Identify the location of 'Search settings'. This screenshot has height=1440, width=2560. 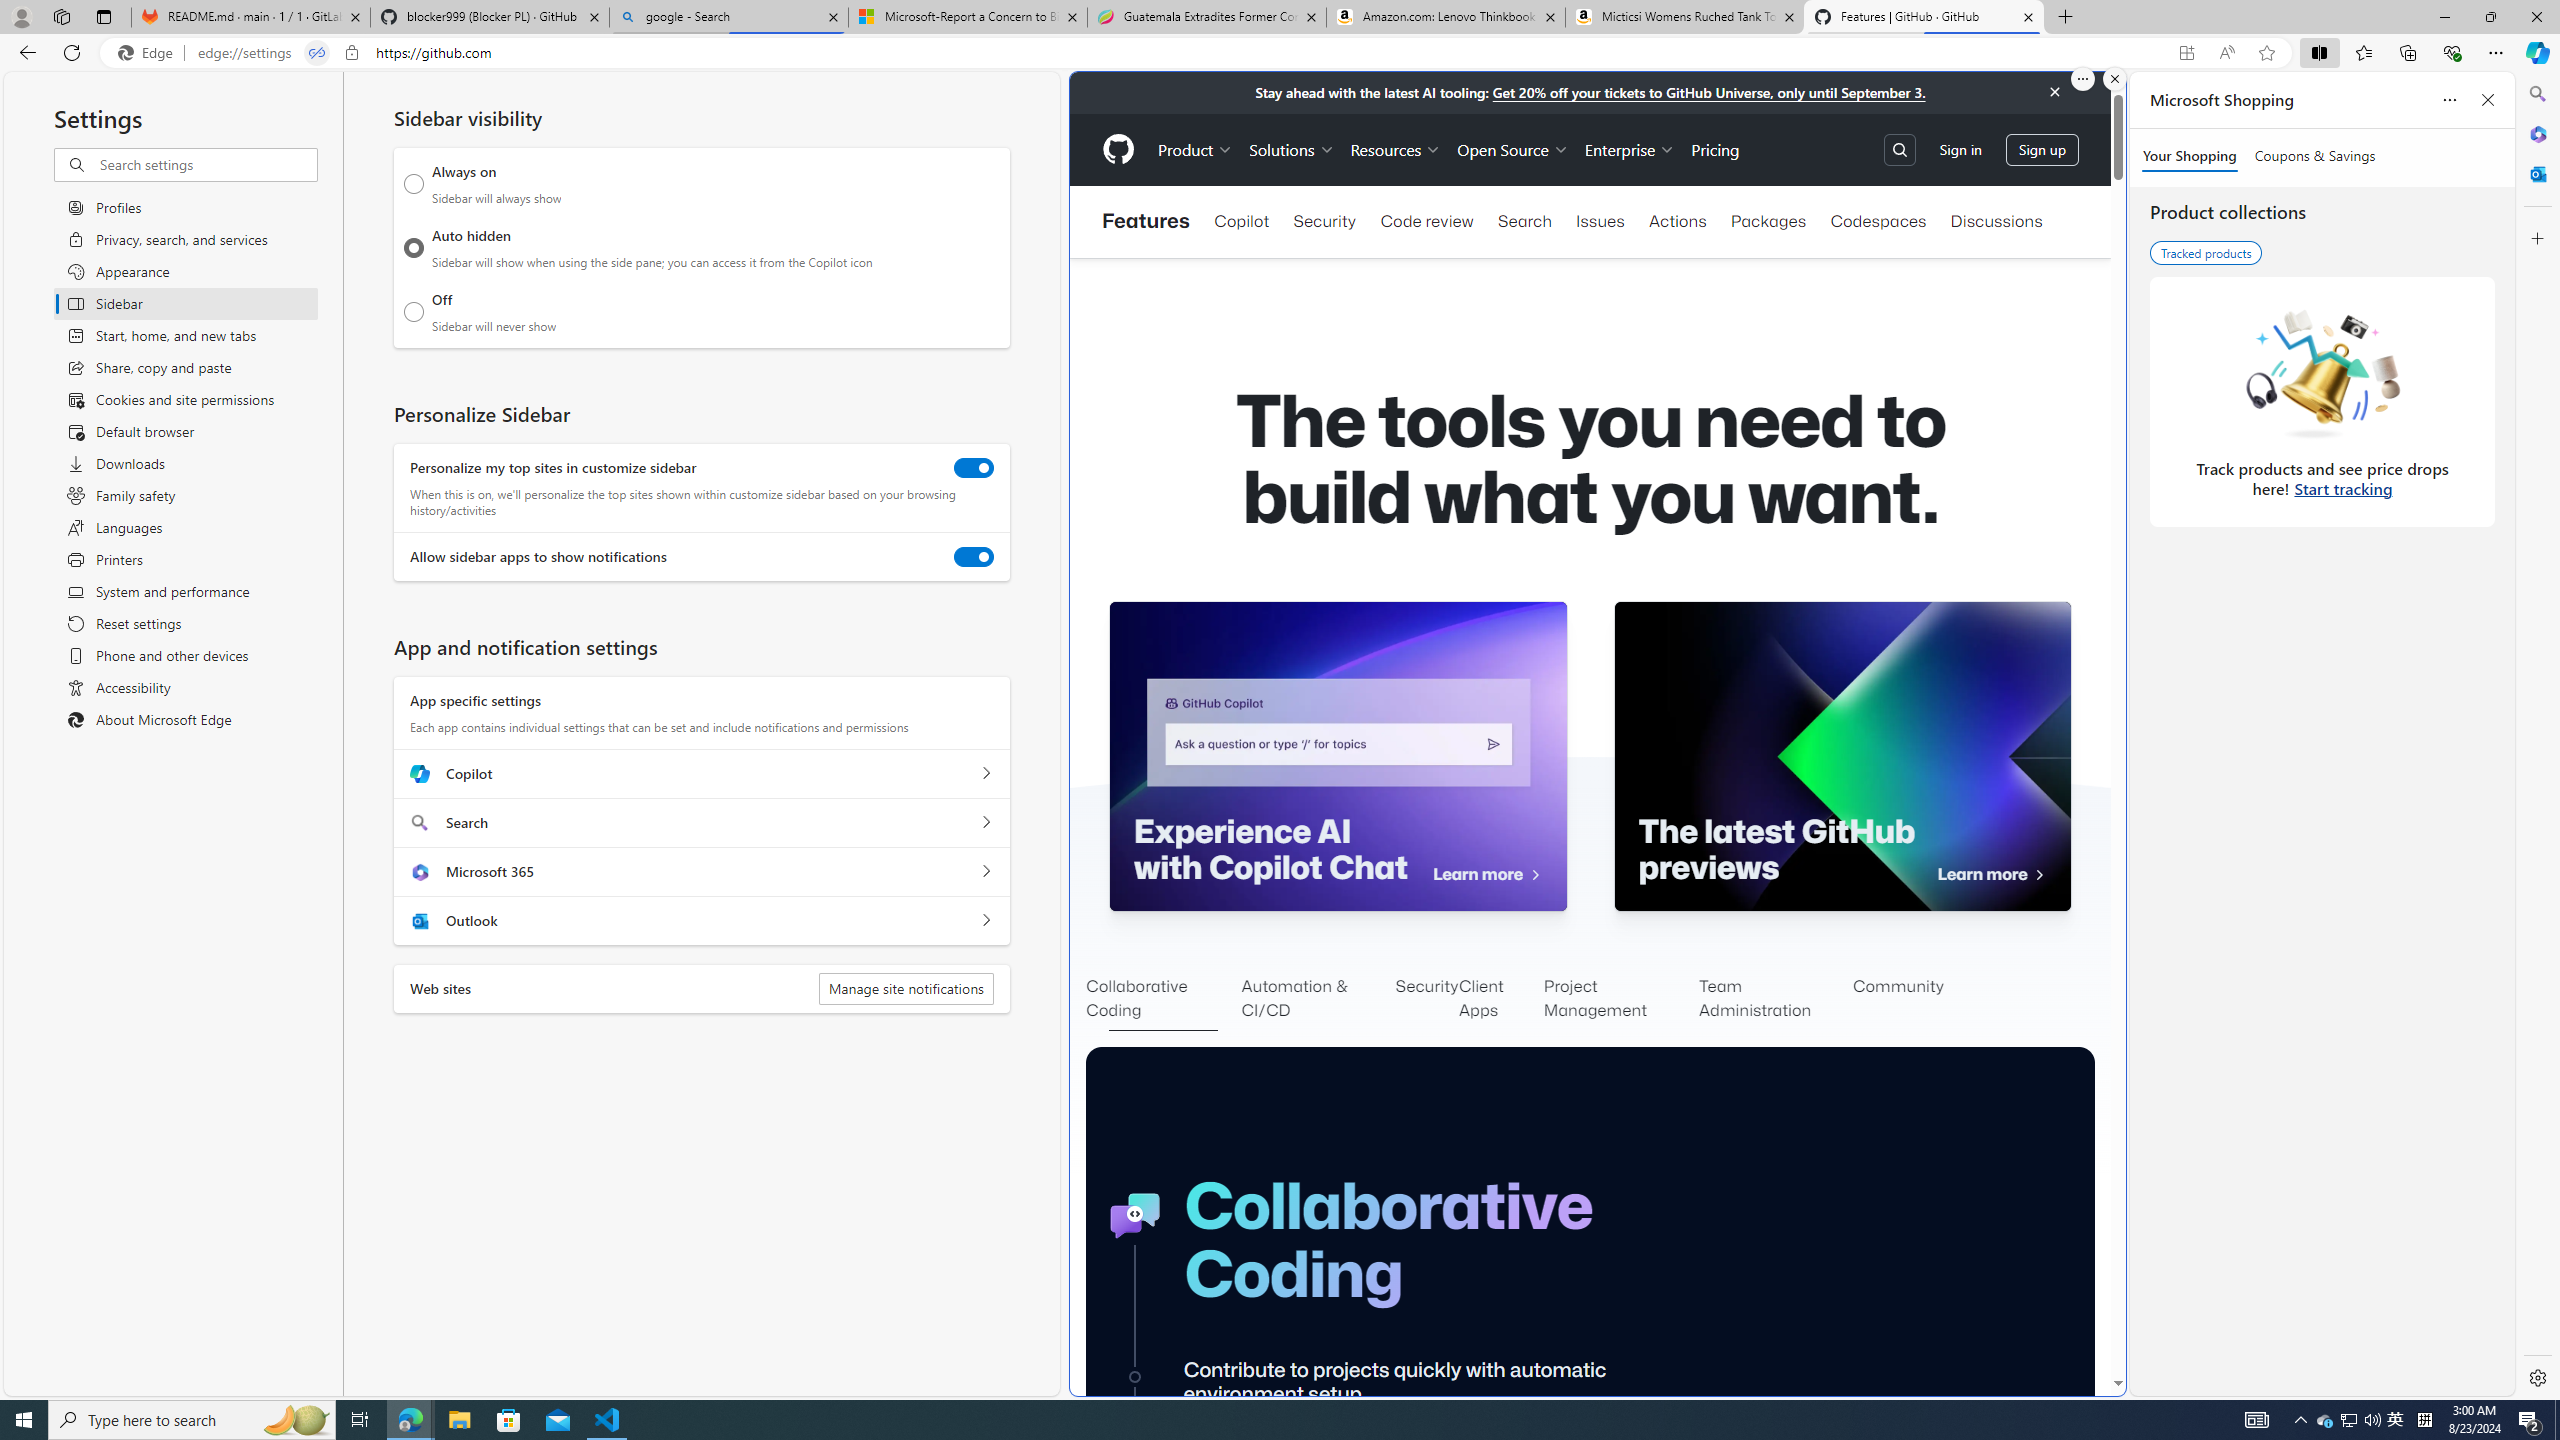
(207, 164).